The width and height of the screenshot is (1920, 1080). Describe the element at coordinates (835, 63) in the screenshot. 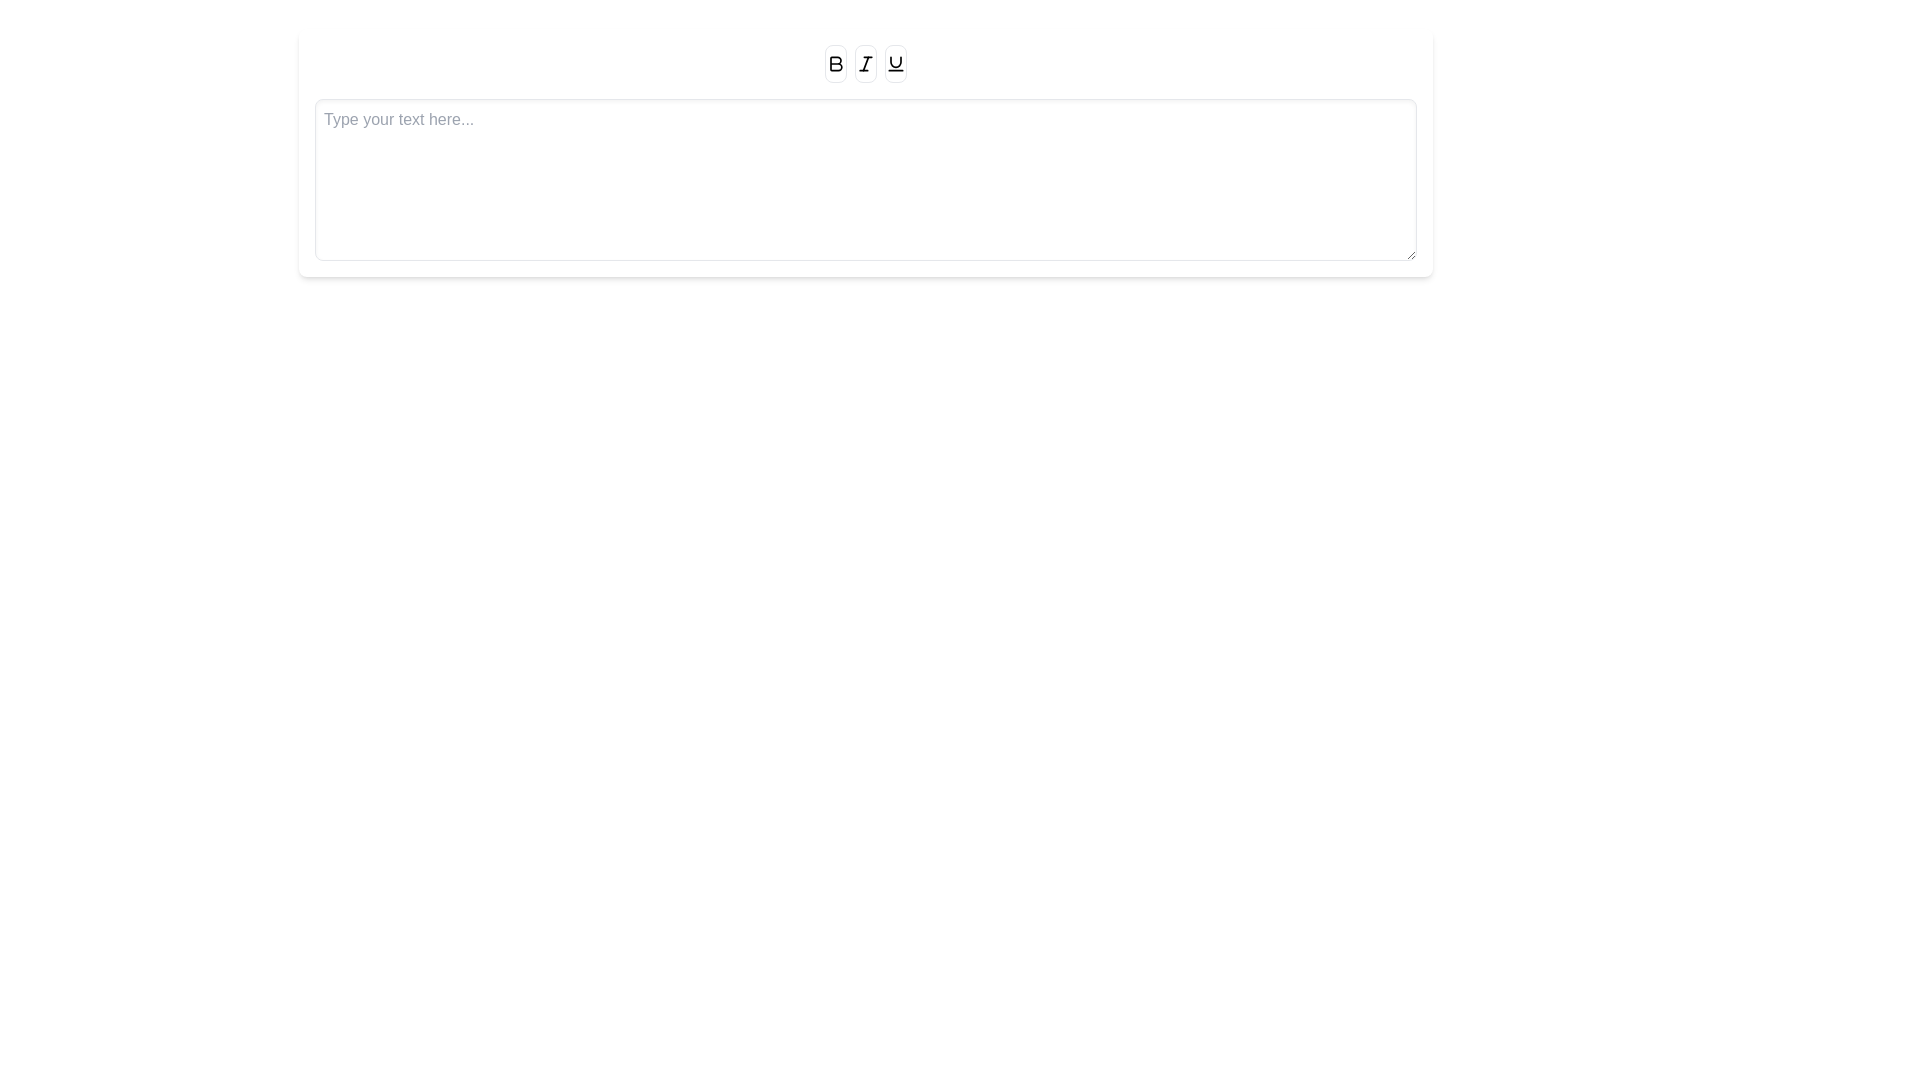

I see `the 'Bold' button icon located in the toolbar` at that location.